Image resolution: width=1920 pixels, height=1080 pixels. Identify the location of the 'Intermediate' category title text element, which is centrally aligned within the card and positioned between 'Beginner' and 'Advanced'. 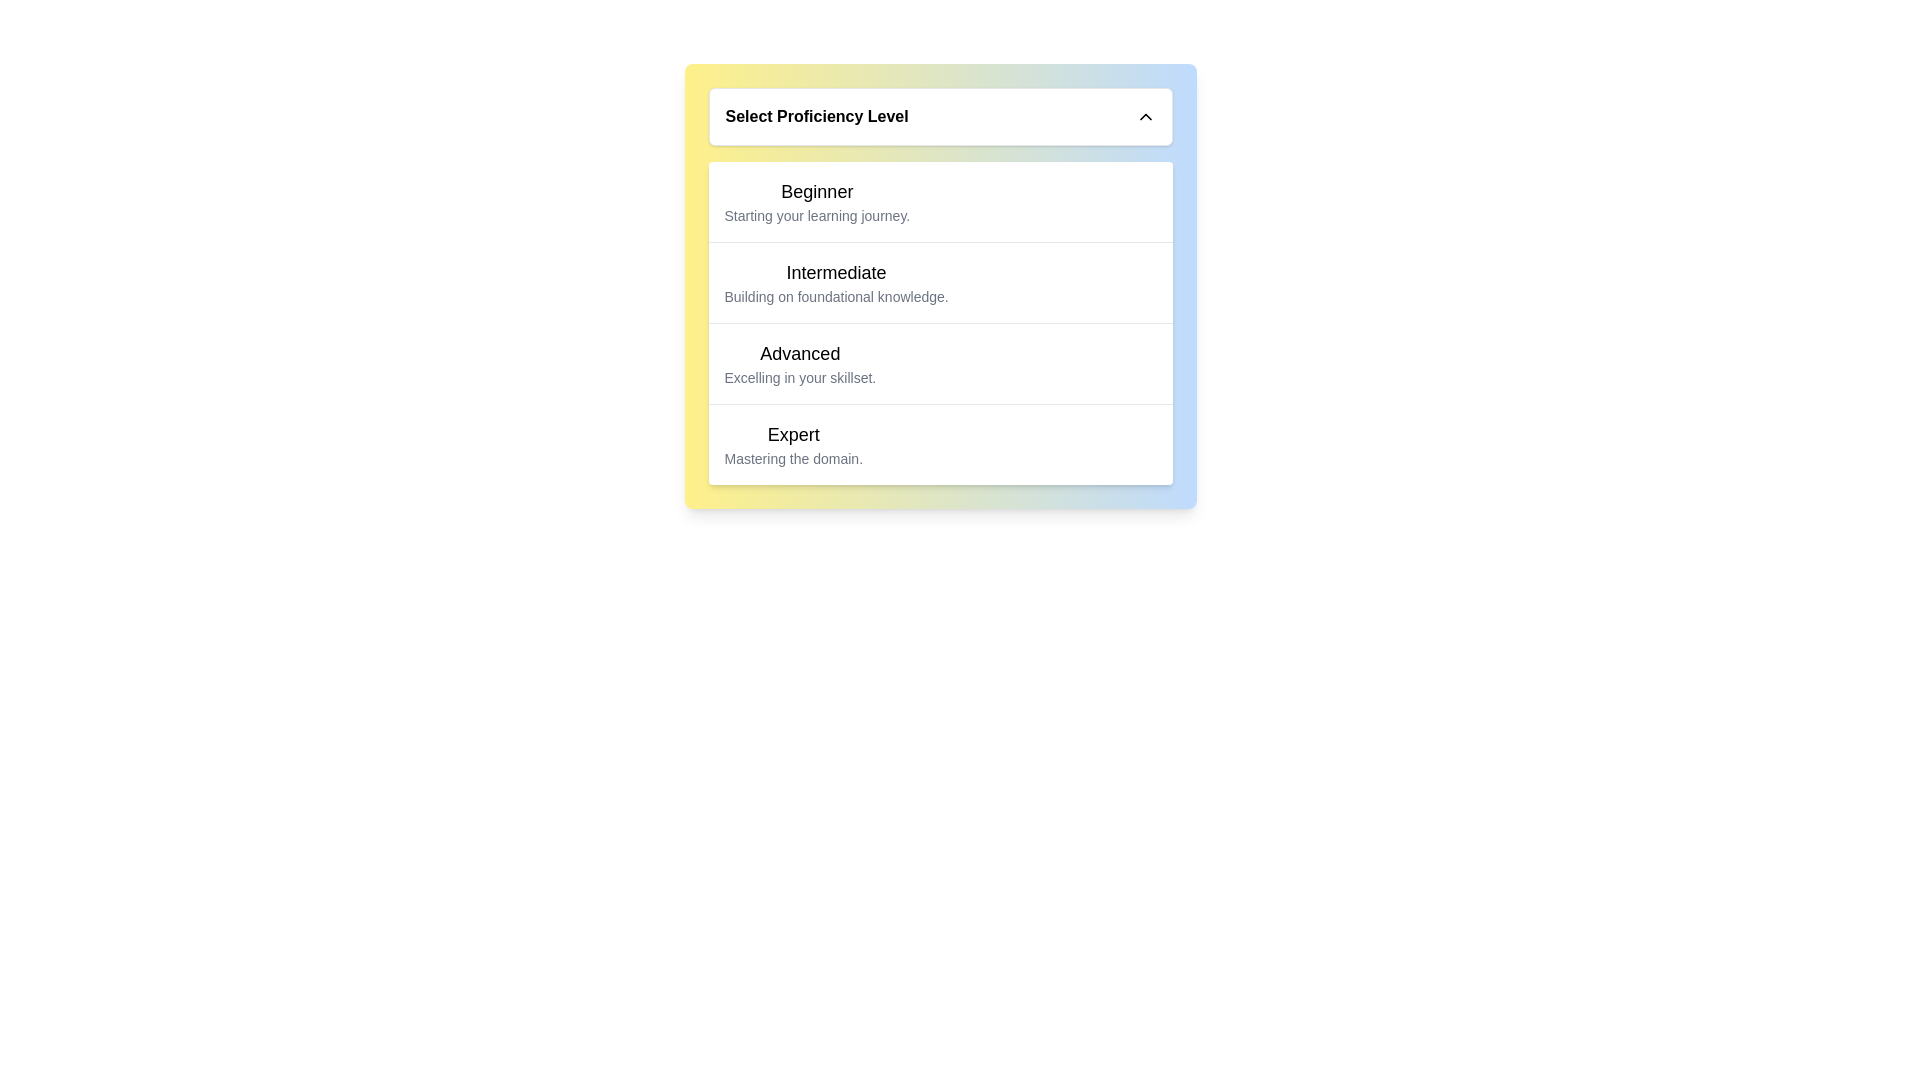
(836, 273).